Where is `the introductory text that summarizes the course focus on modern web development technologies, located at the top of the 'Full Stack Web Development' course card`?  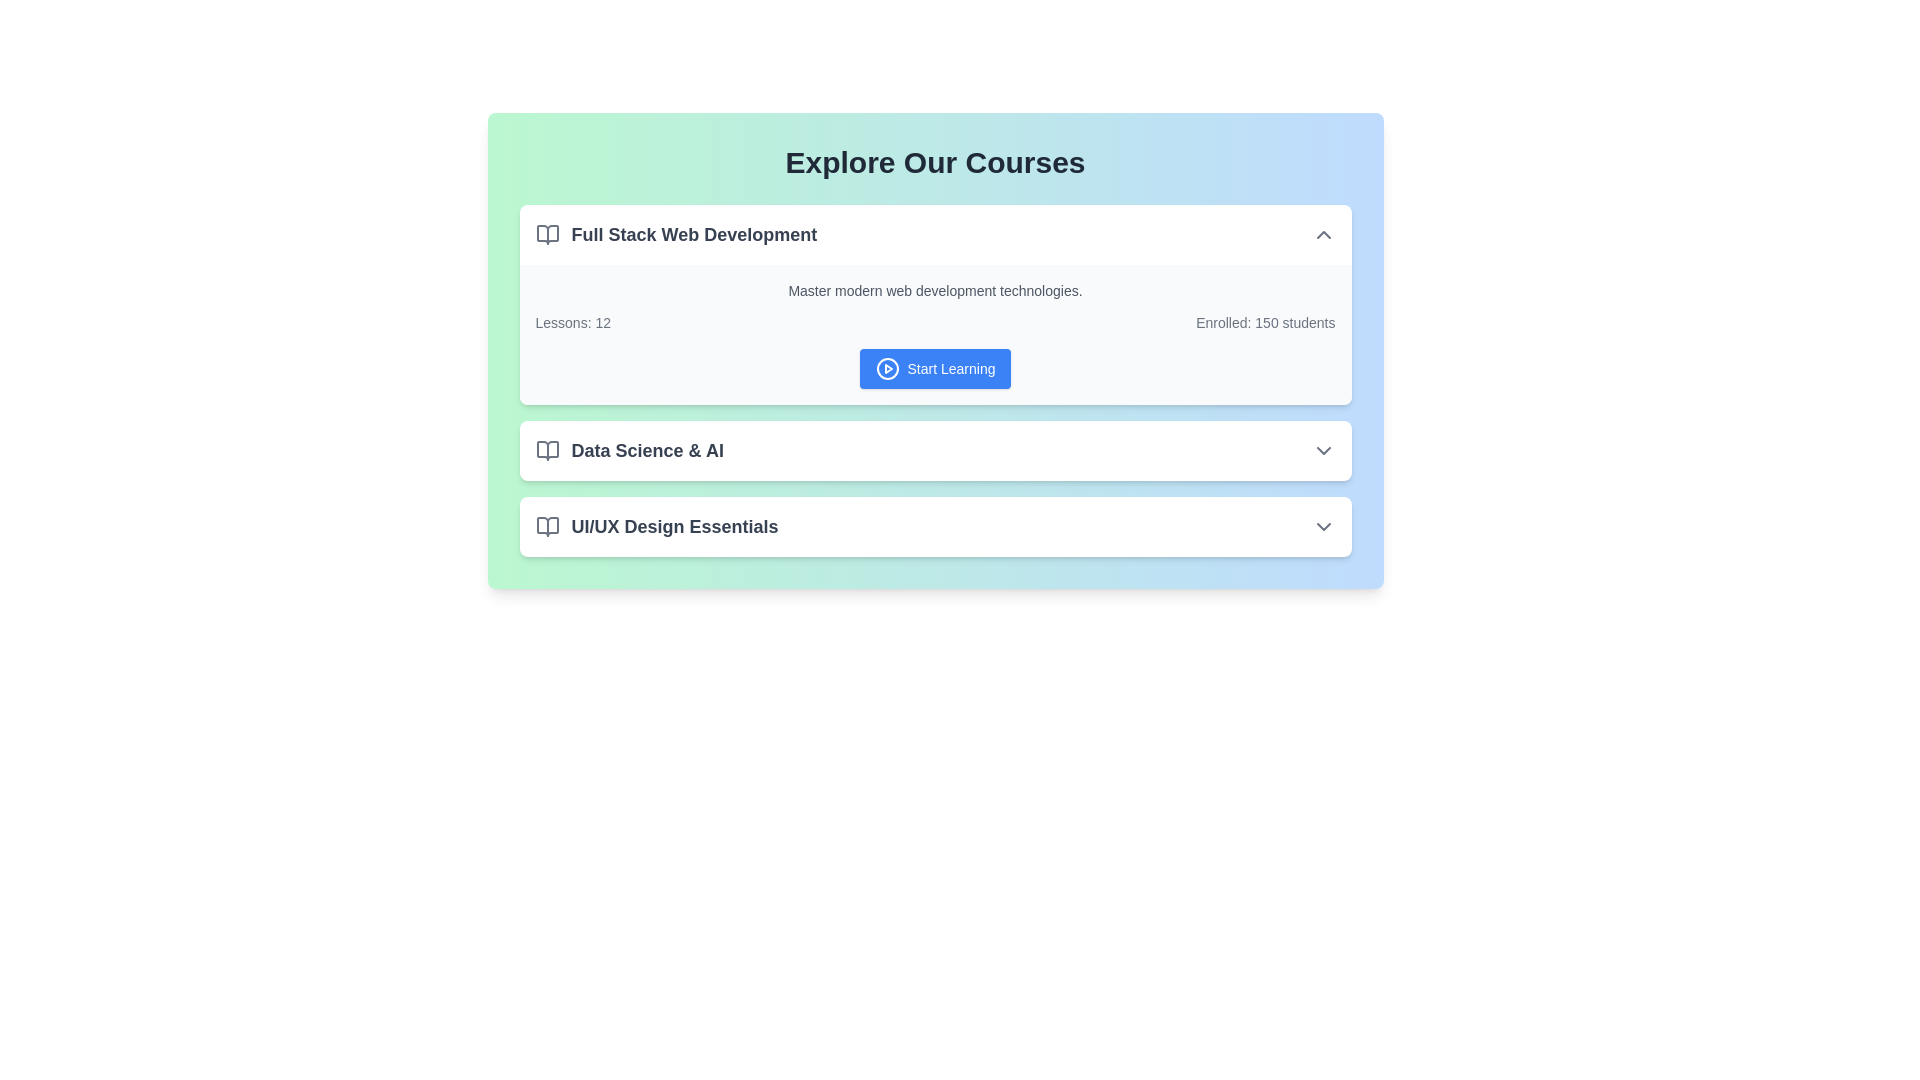 the introductory text that summarizes the course focus on modern web development technologies, located at the top of the 'Full Stack Web Development' course card is located at coordinates (934, 290).